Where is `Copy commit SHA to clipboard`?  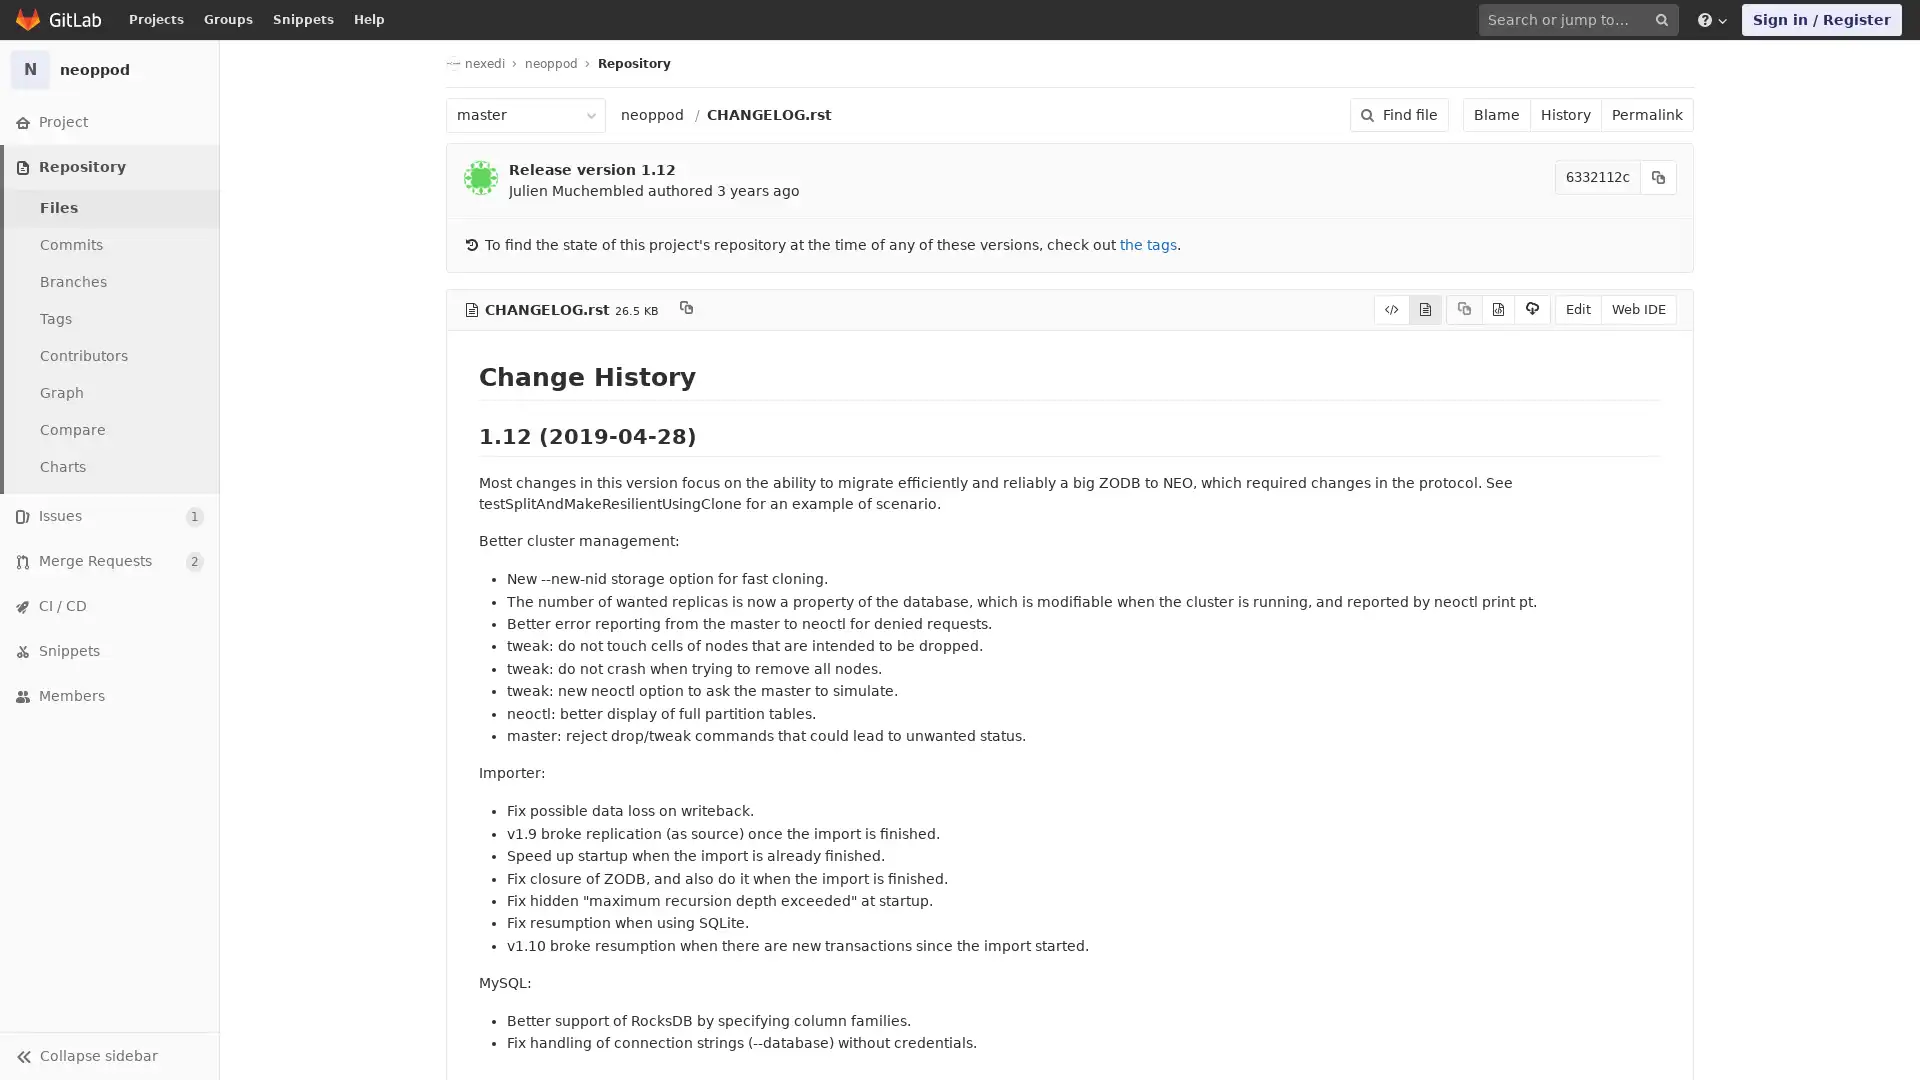 Copy commit SHA to clipboard is located at coordinates (1659, 176).